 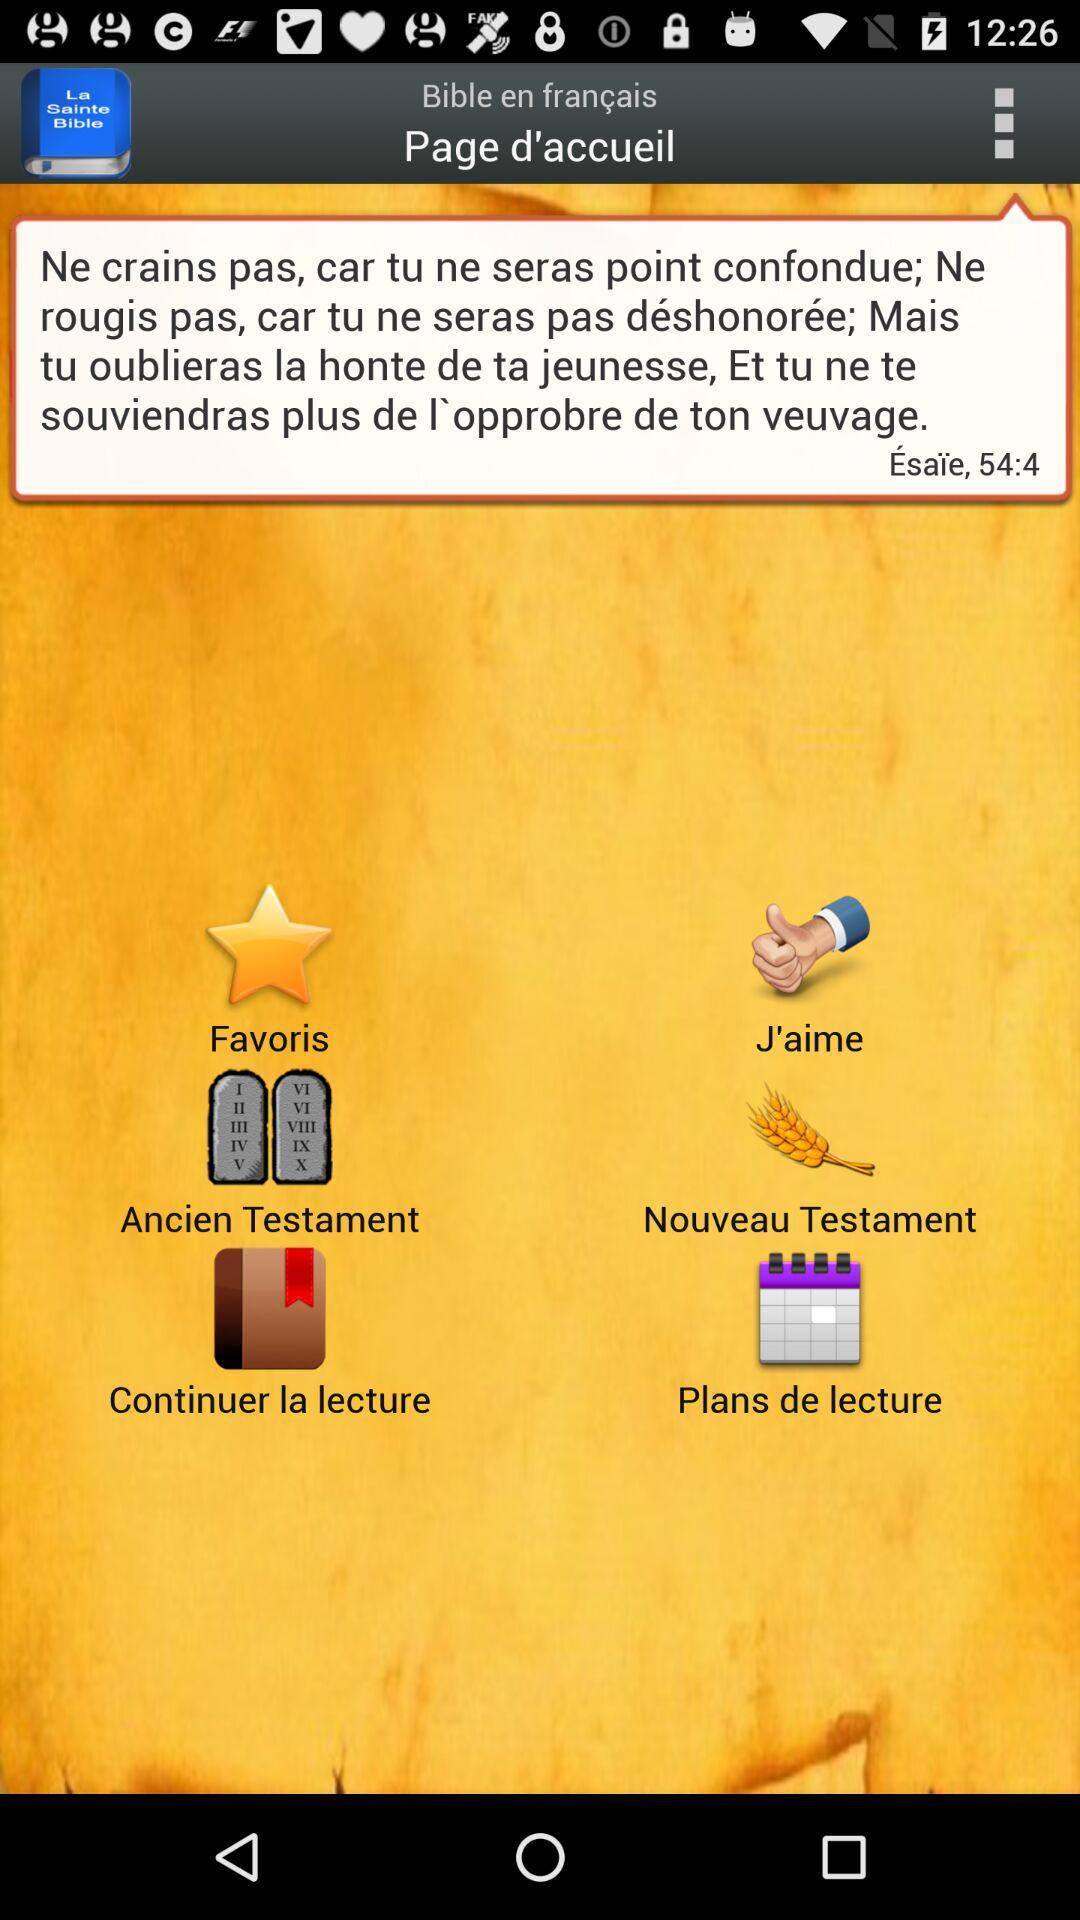 What do you see at coordinates (268, 1399) in the screenshot?
I see `the book icon` at bounding box center [268, 1399].